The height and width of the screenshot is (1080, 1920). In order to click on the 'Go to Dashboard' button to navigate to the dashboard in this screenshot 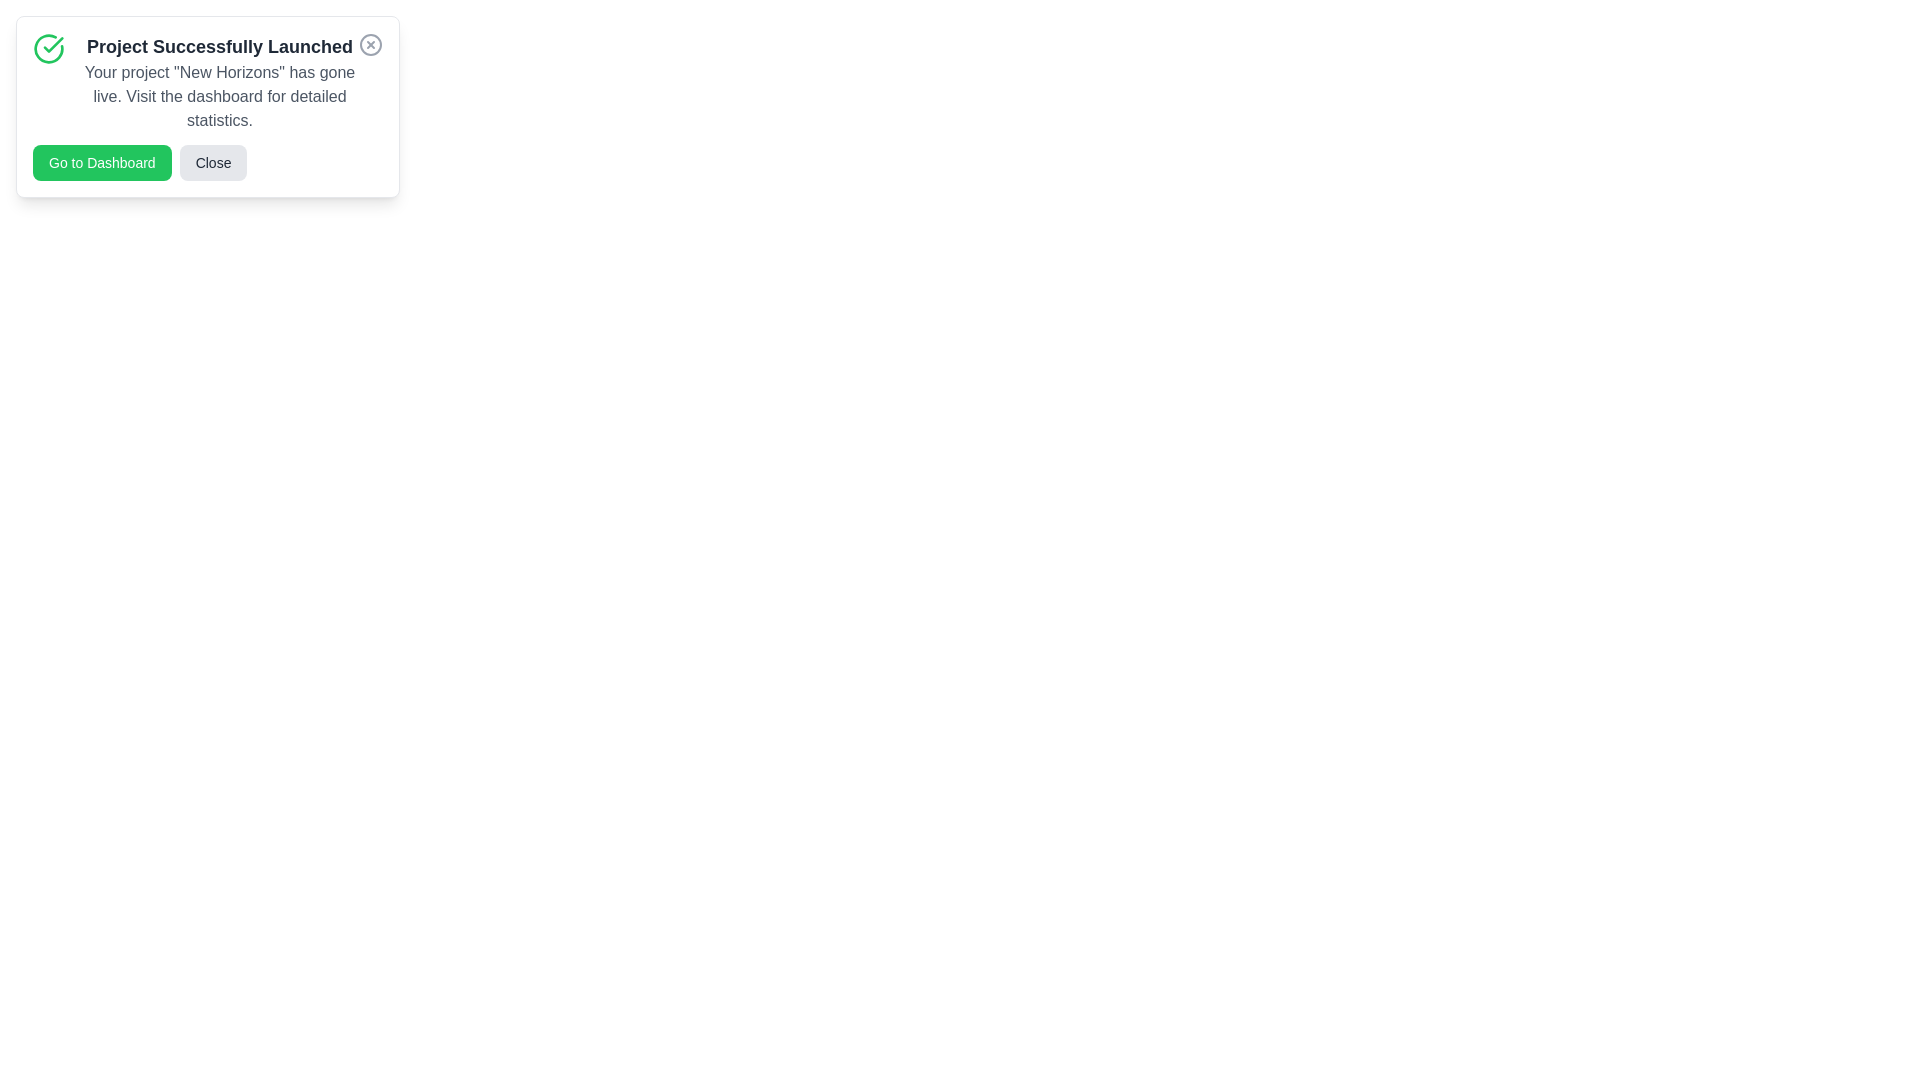, I will do `click(100, 161)`.